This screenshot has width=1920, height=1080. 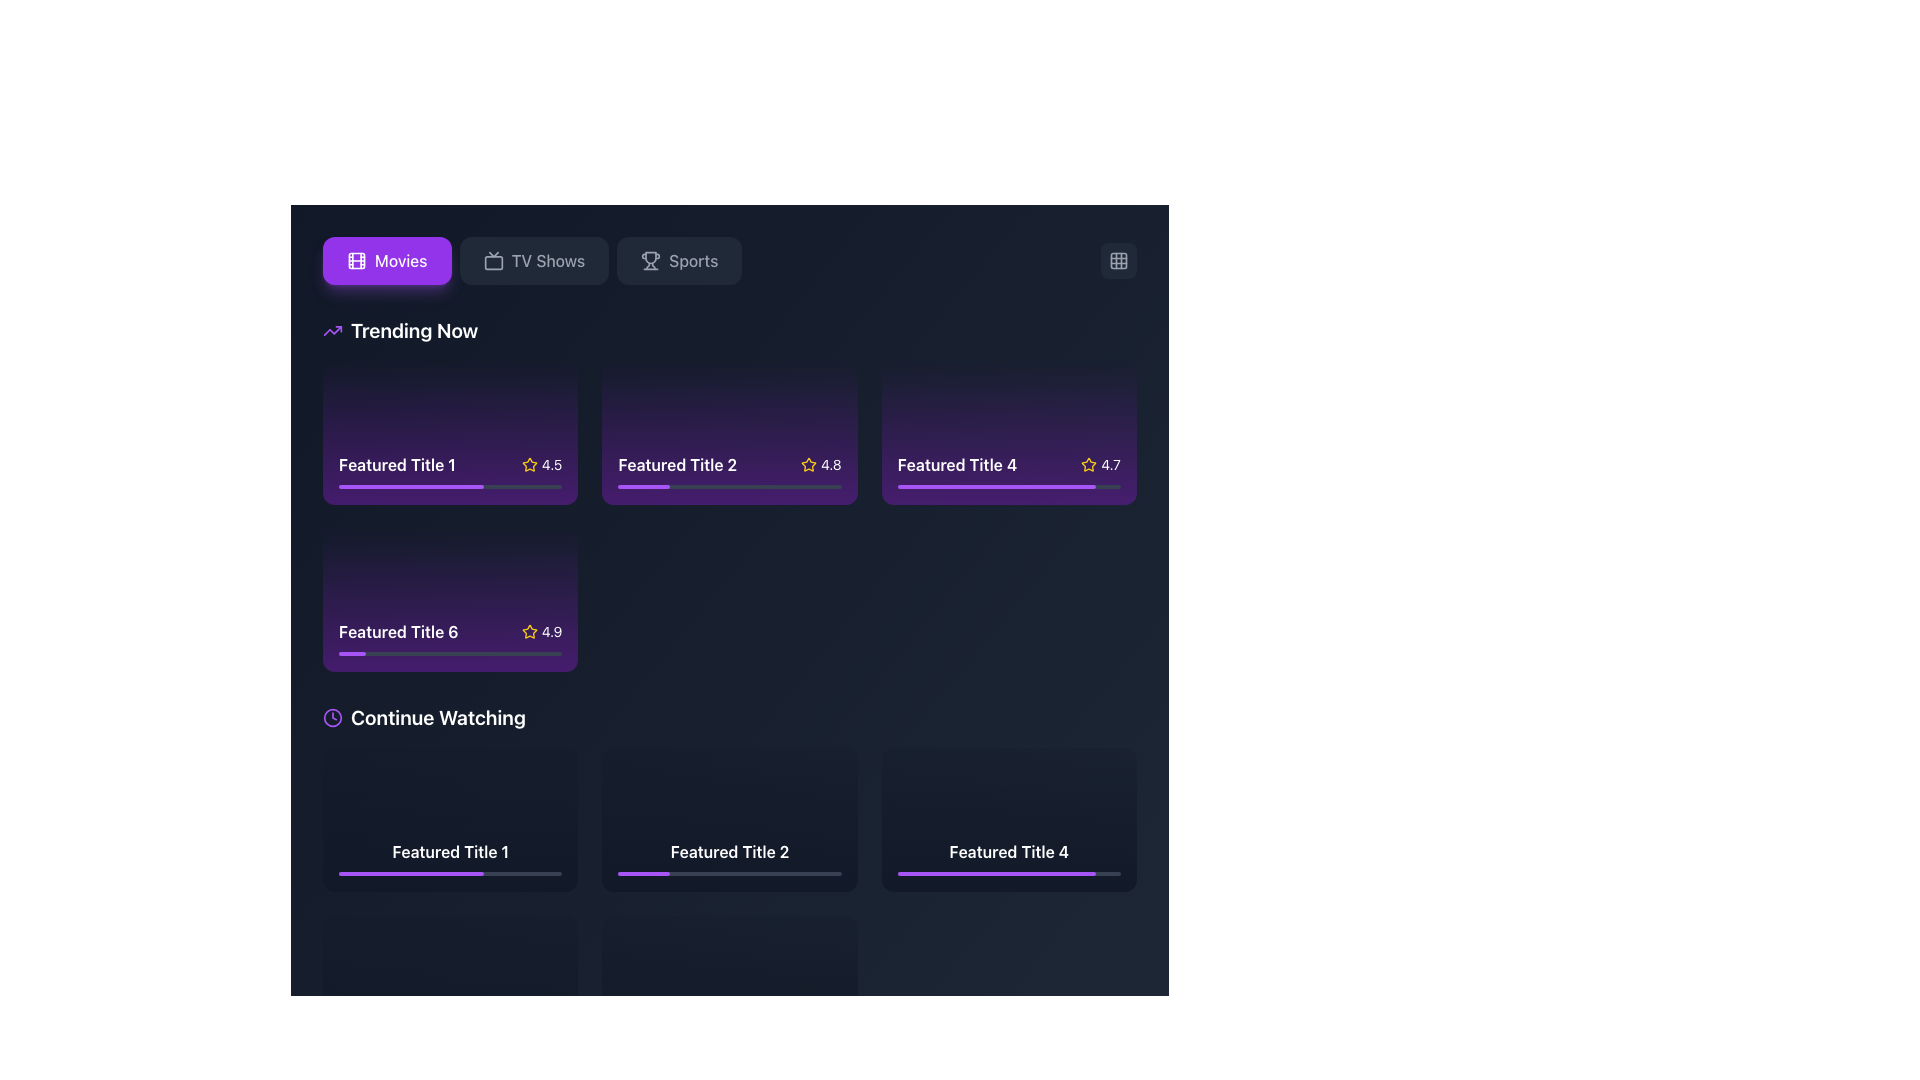 What do you see at coordinates (529, 631) in the screenshot?
I see `the non-interactive star icon graphic that represents the rating for 'Featured Title 6' located in the bottom-left card under the 'Trending Now' section` at bounding box center [529, 631].